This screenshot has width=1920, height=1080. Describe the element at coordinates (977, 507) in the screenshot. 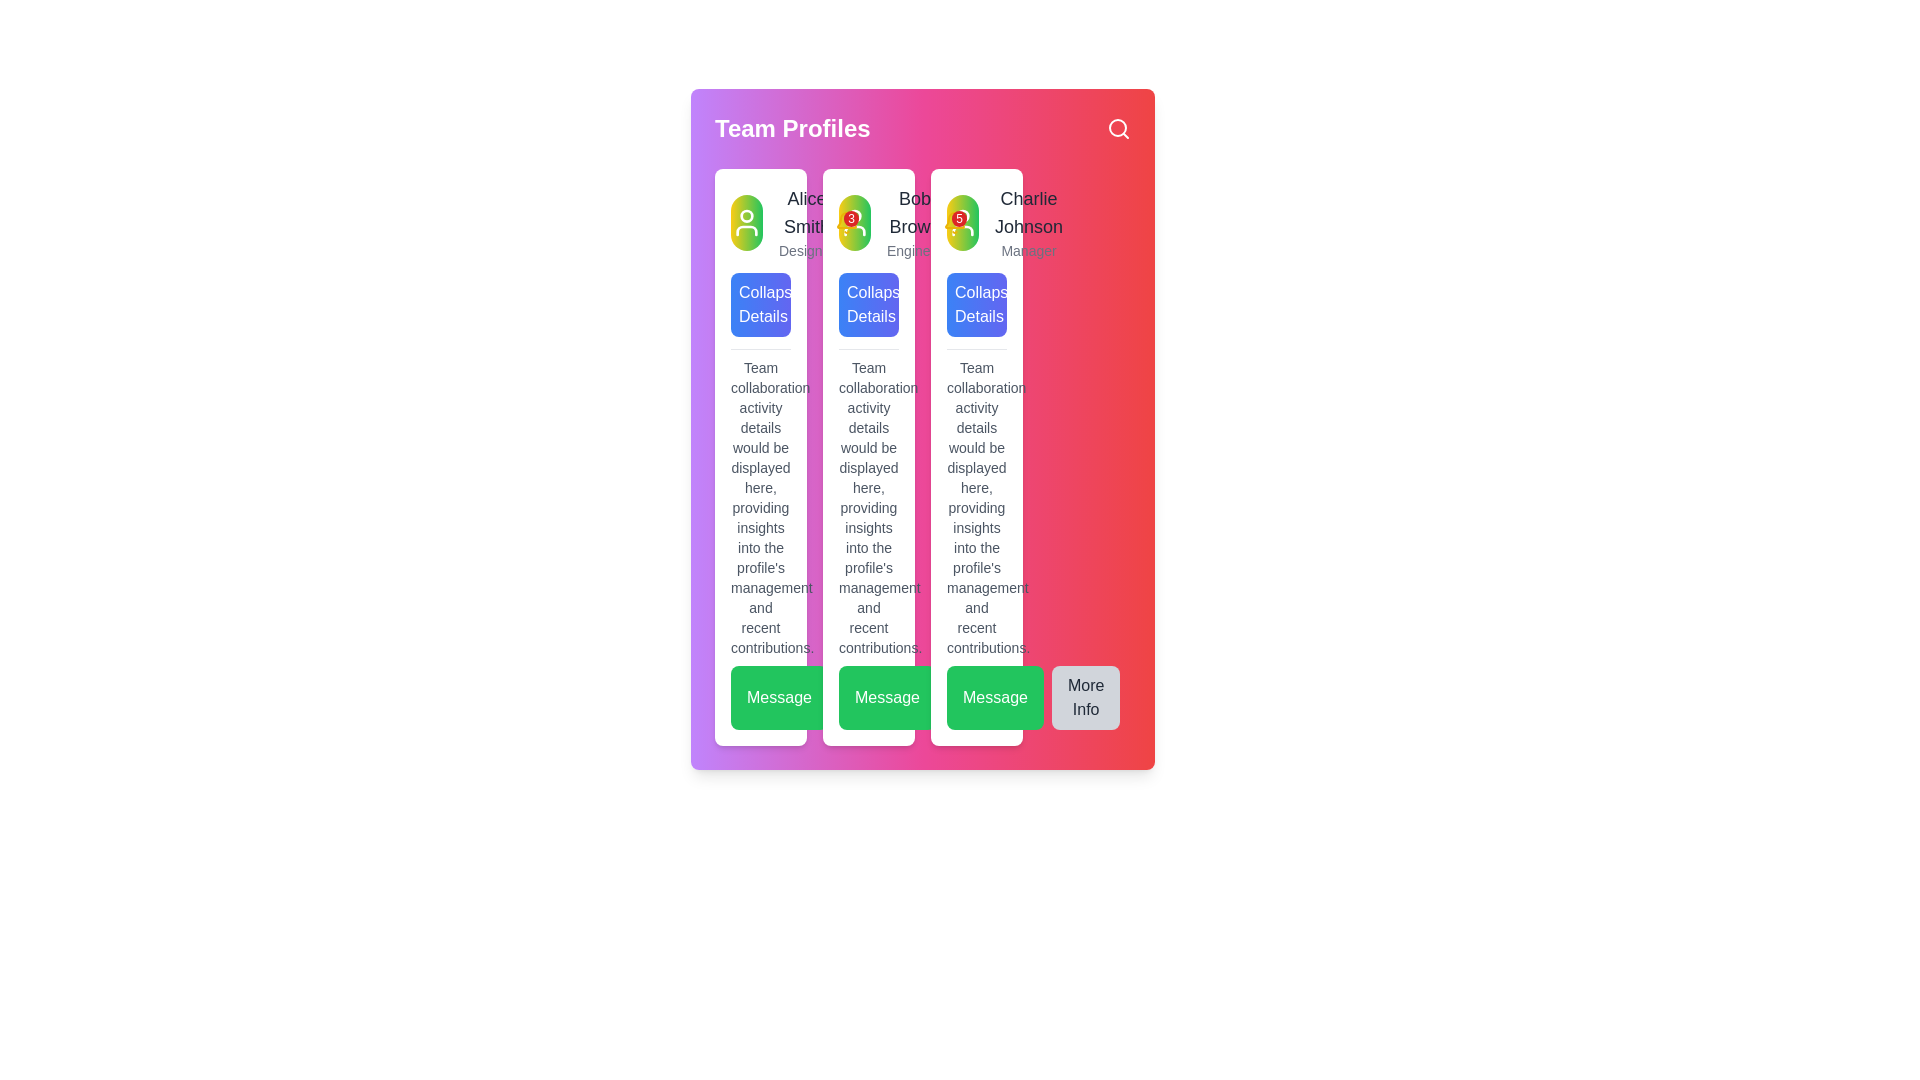

I see `the text block located in the third card, which provides insights into team collaboration activity details` at that location.